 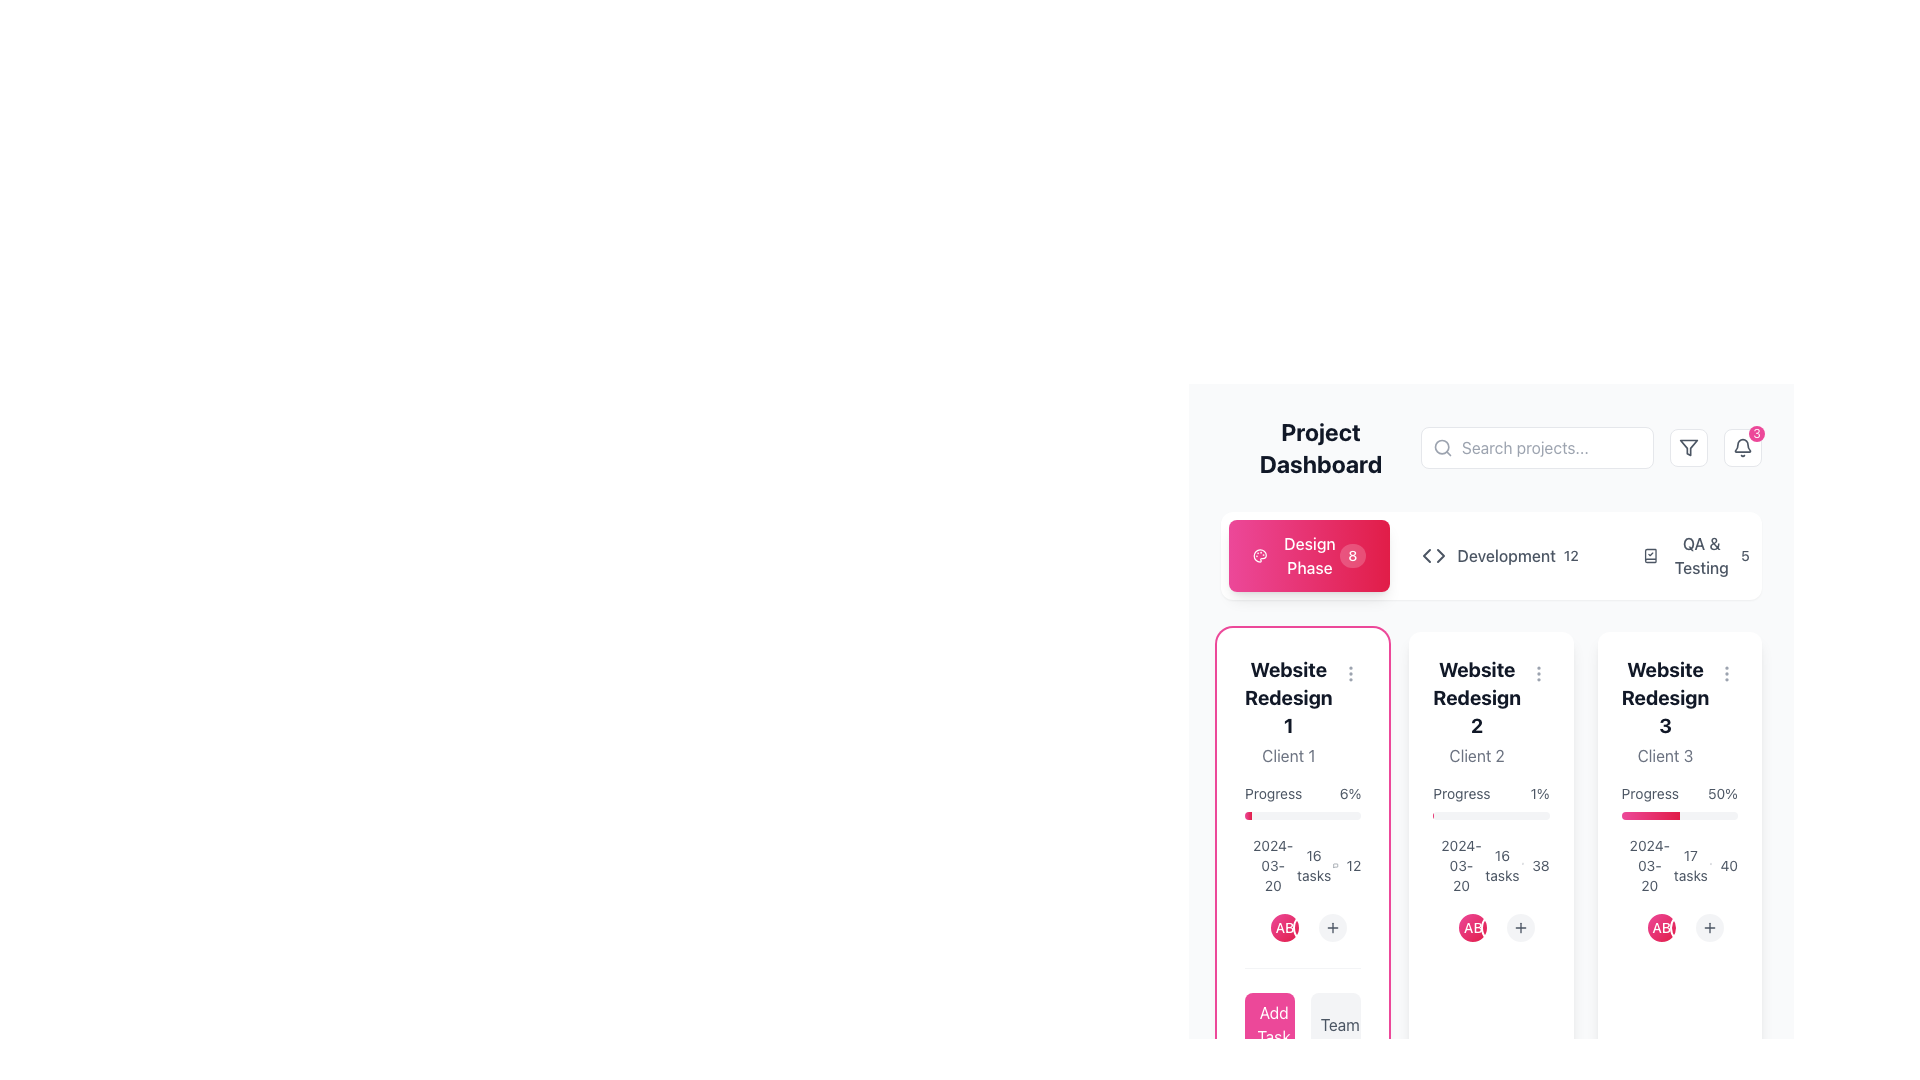 What do you see at coordinates (1637, 928) in the screenshot?
I see `the first circular user avatar element located at the bottom of the third card in the Website Redesign 3 section` at bounding box center [1637, 928].